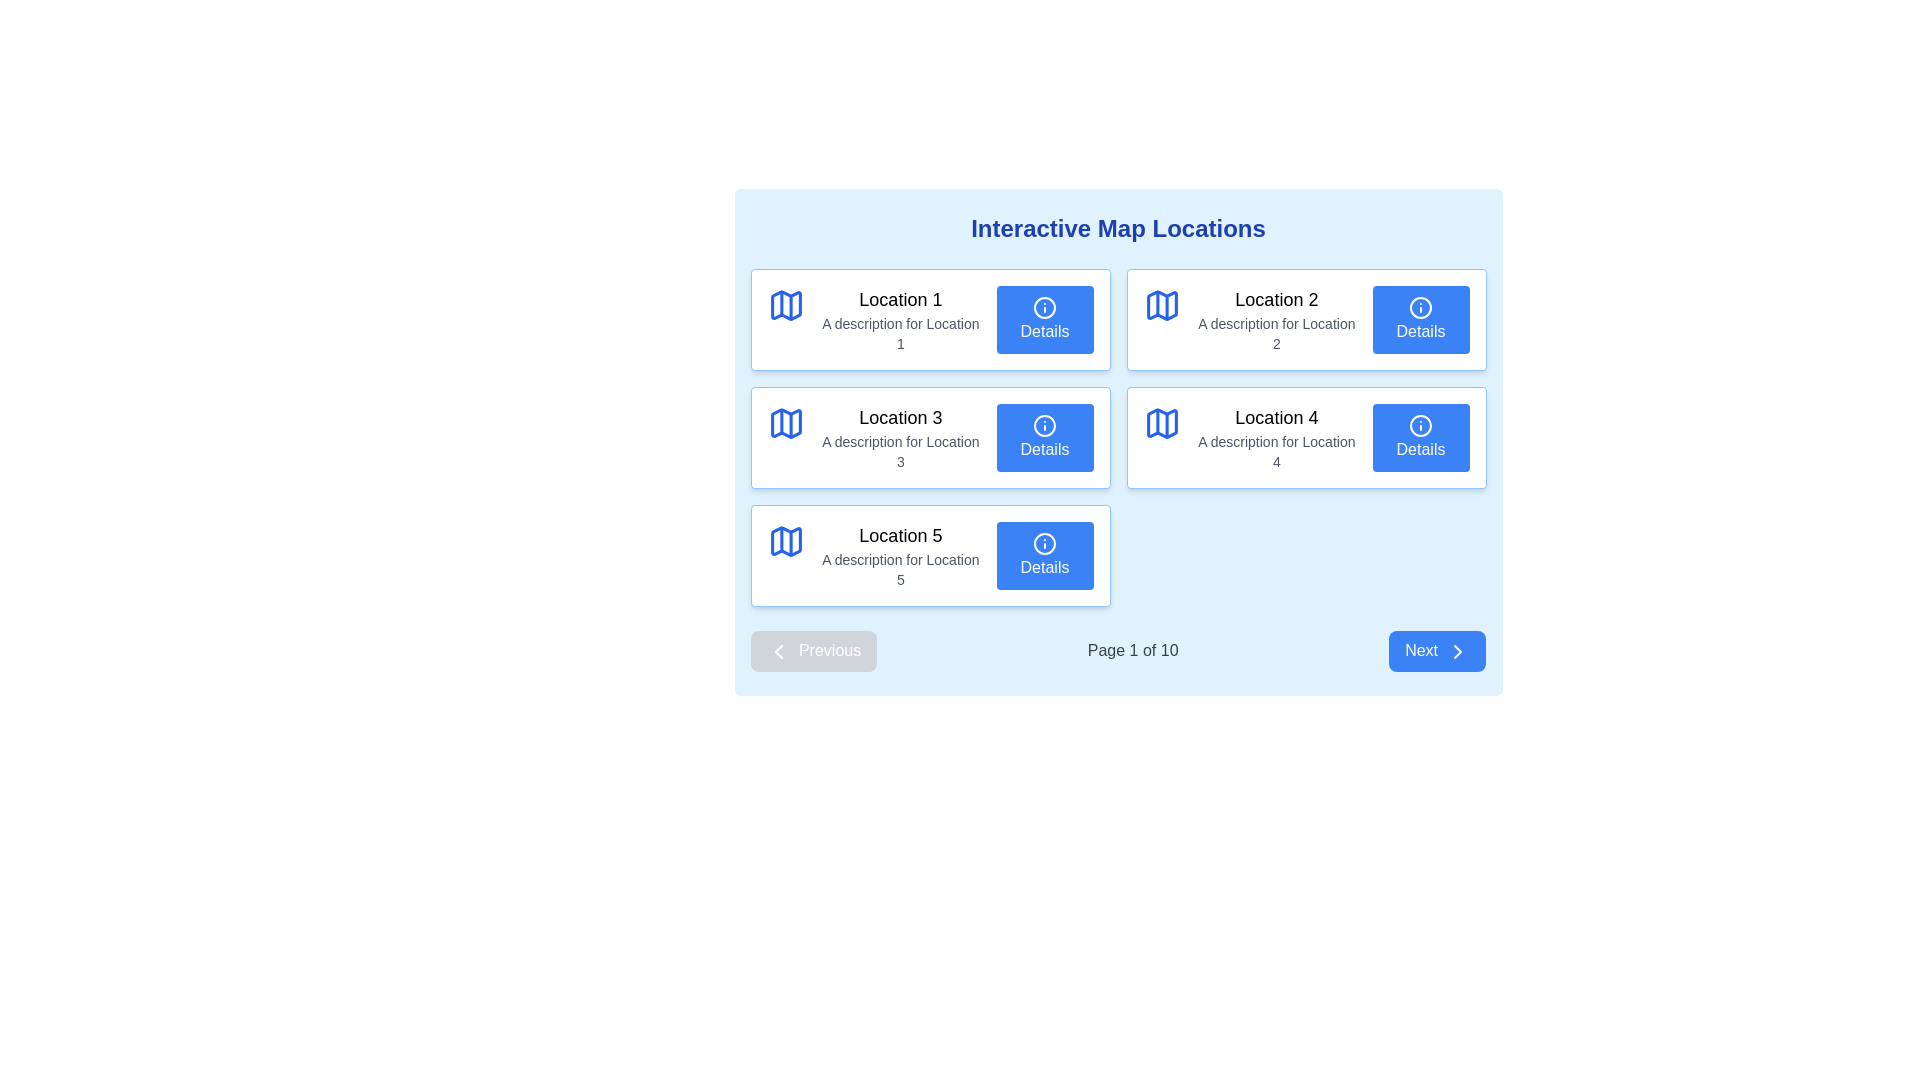 The image size is (1920, 1080). Describe the element at coordinates (899, 535) in the screenshot. I see `the title text of the location entry card in the bottom-left corner of the grid layout` at that location.